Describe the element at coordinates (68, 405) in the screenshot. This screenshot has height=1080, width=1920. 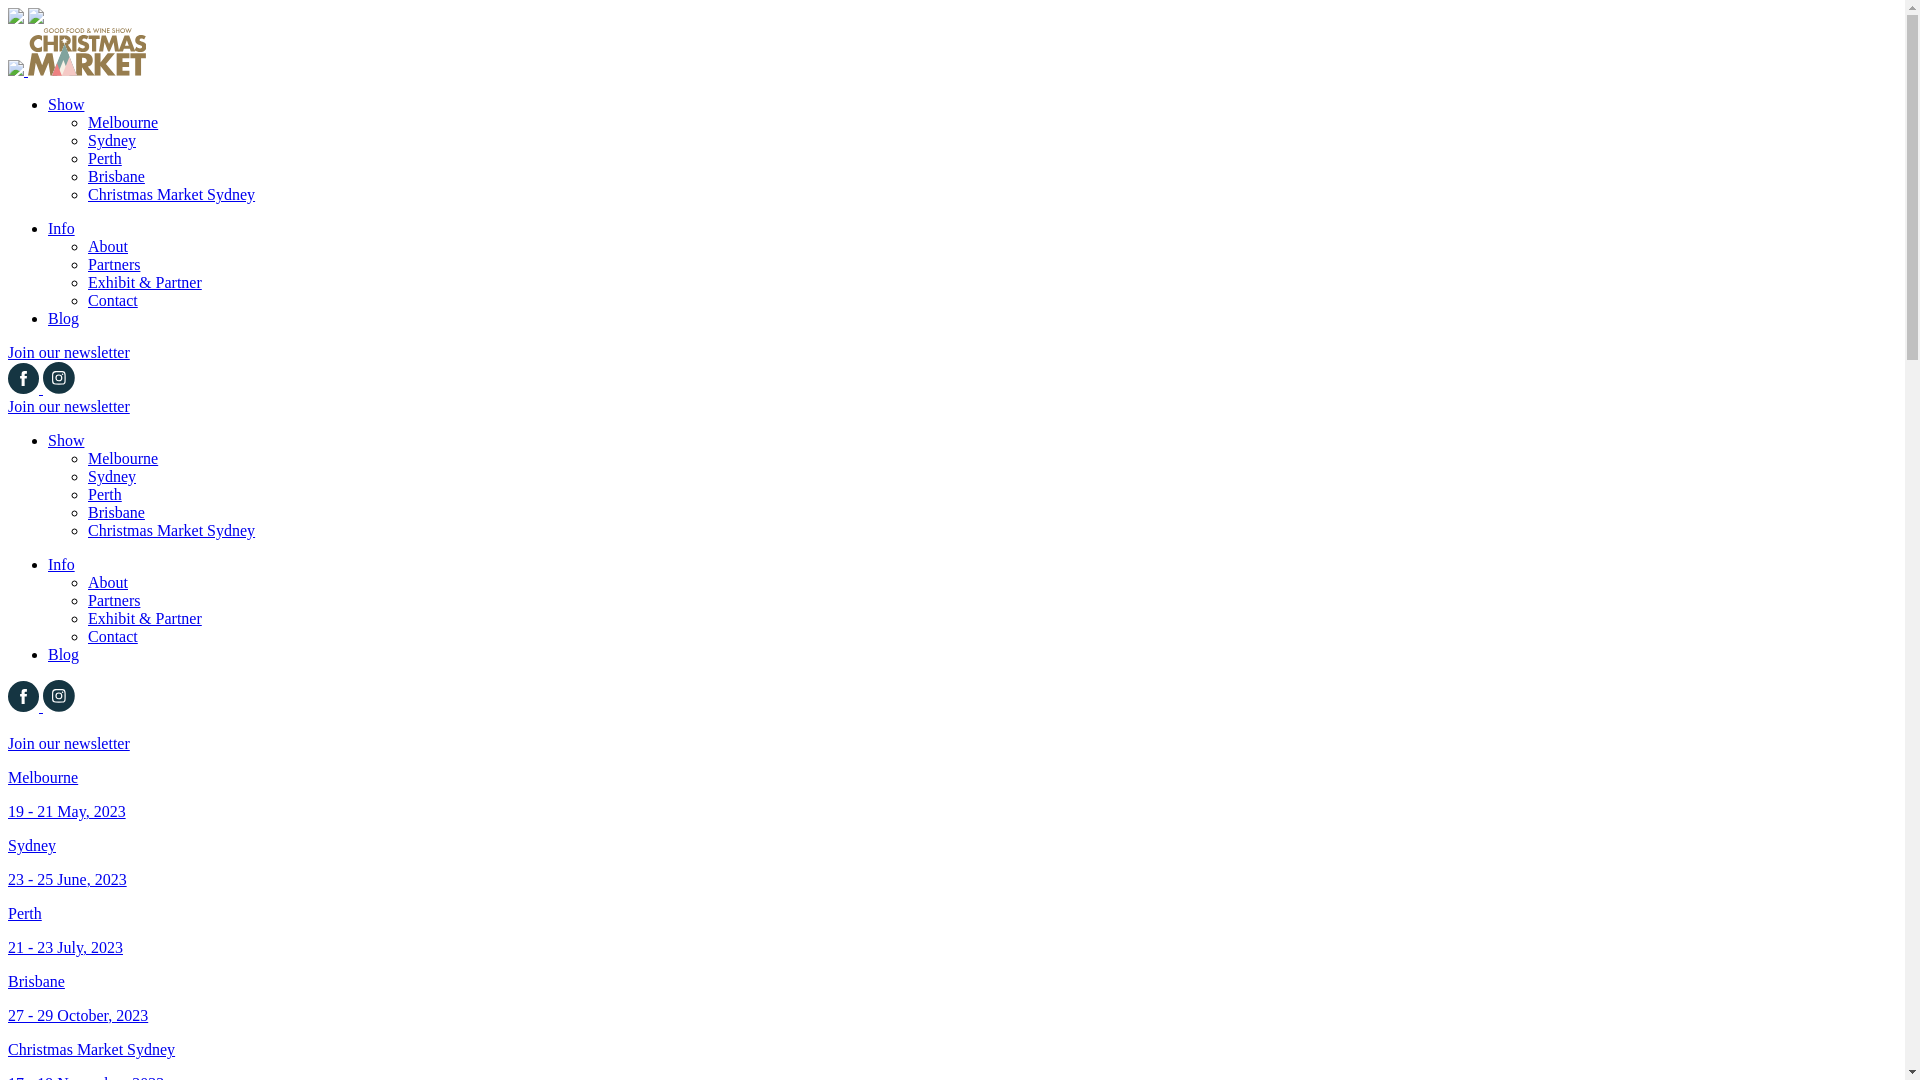
I see `'Join our newsletter'` at that location.